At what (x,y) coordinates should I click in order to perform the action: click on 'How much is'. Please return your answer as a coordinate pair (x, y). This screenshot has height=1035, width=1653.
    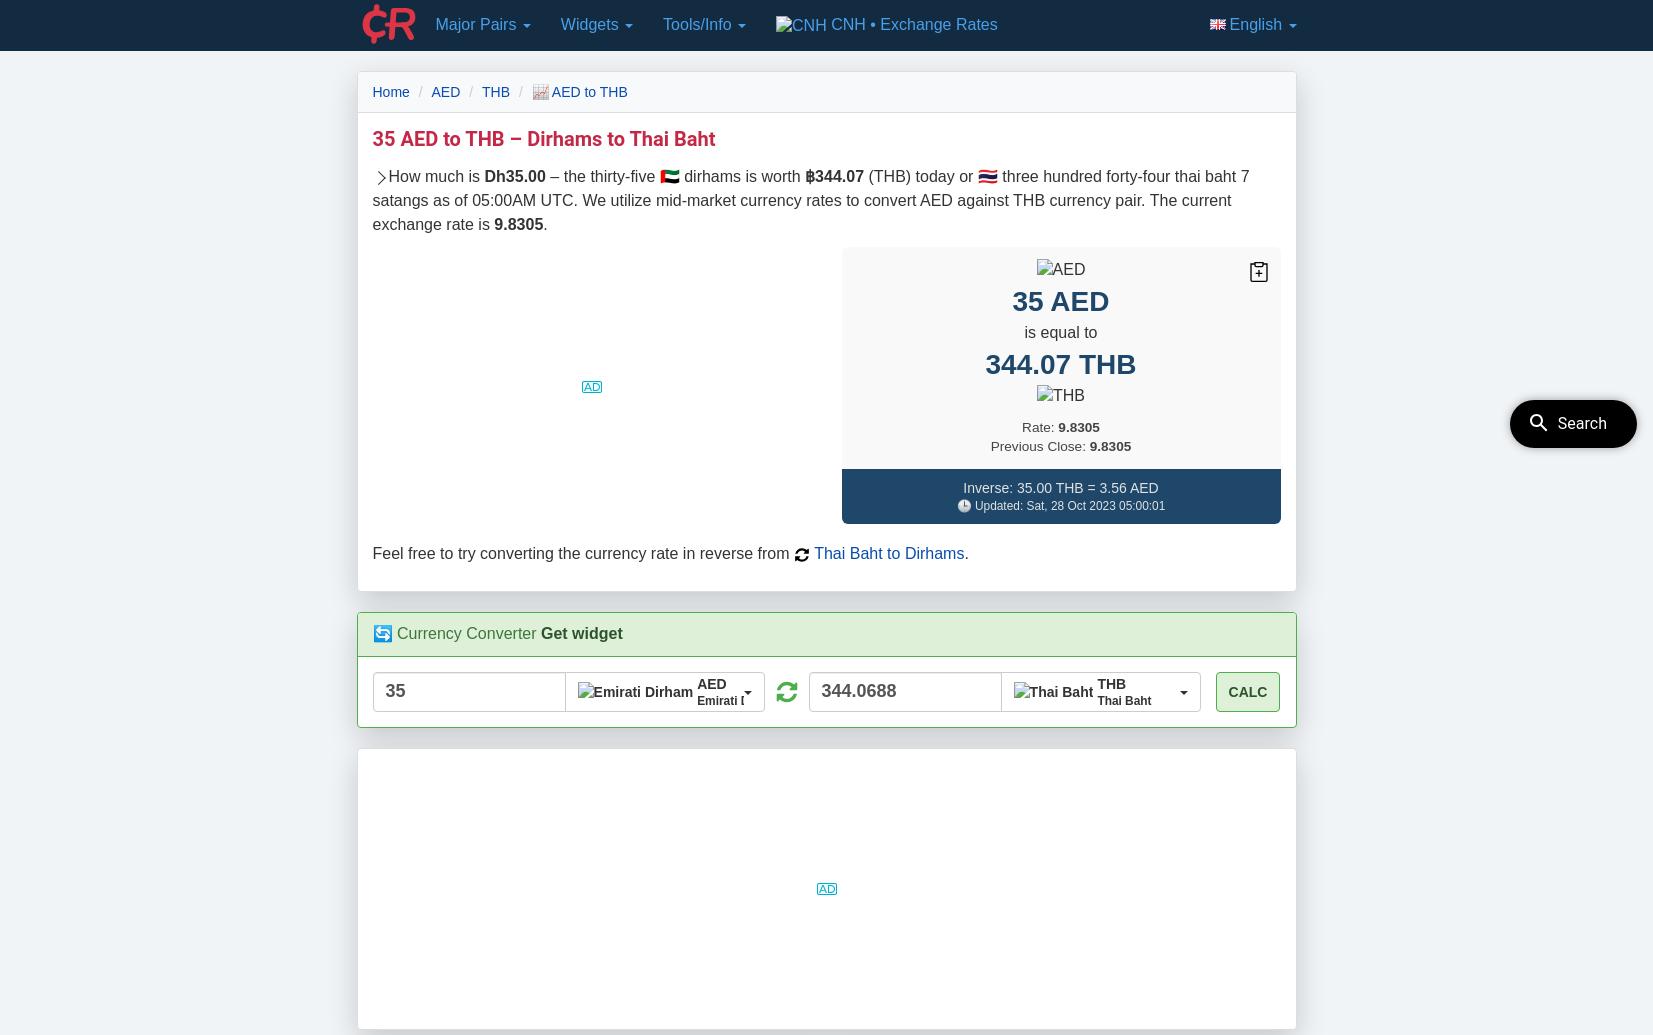
    Looking at the image, I should click on (435, 175).